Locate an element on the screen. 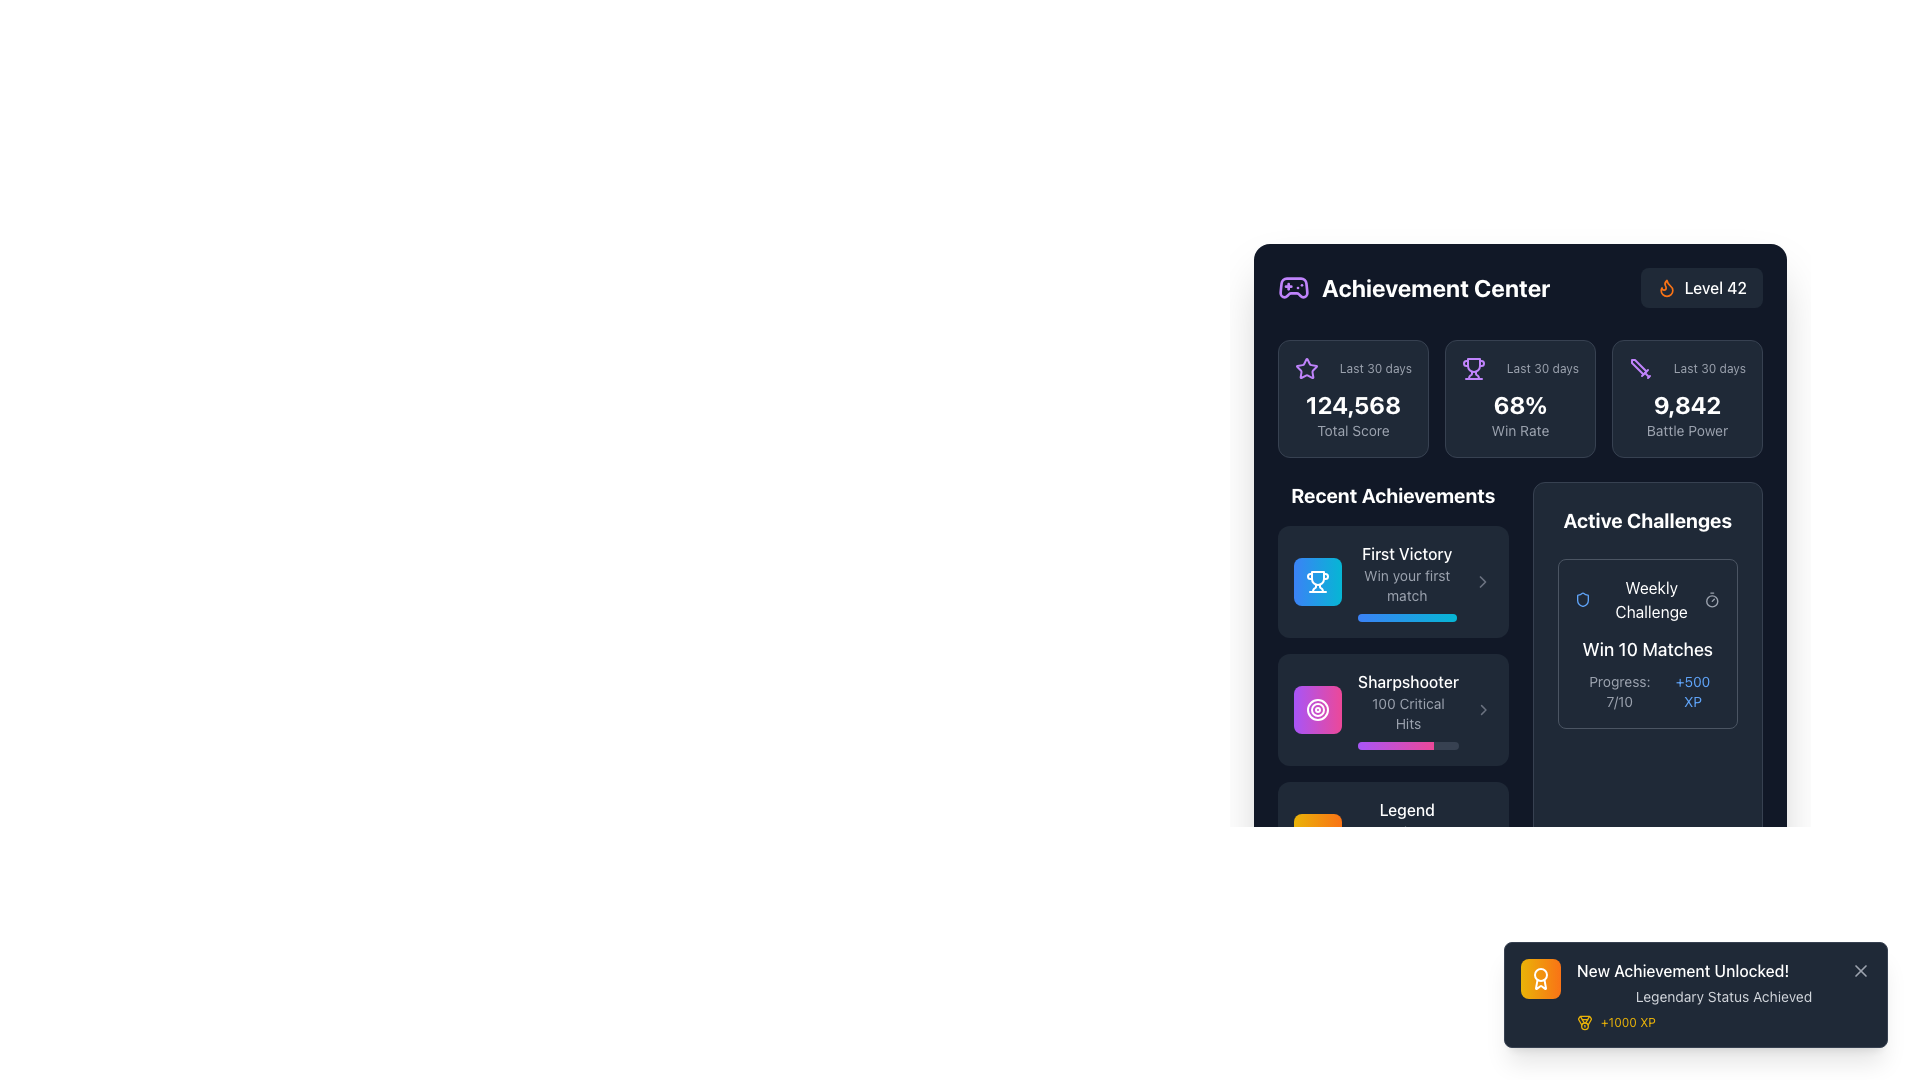 The image size is (1920, 1080). the 'Sharpshooter' title text label, which is positioned above '100 Critical Hits' and next to a circular icon is located at coordinates (1407, 681).